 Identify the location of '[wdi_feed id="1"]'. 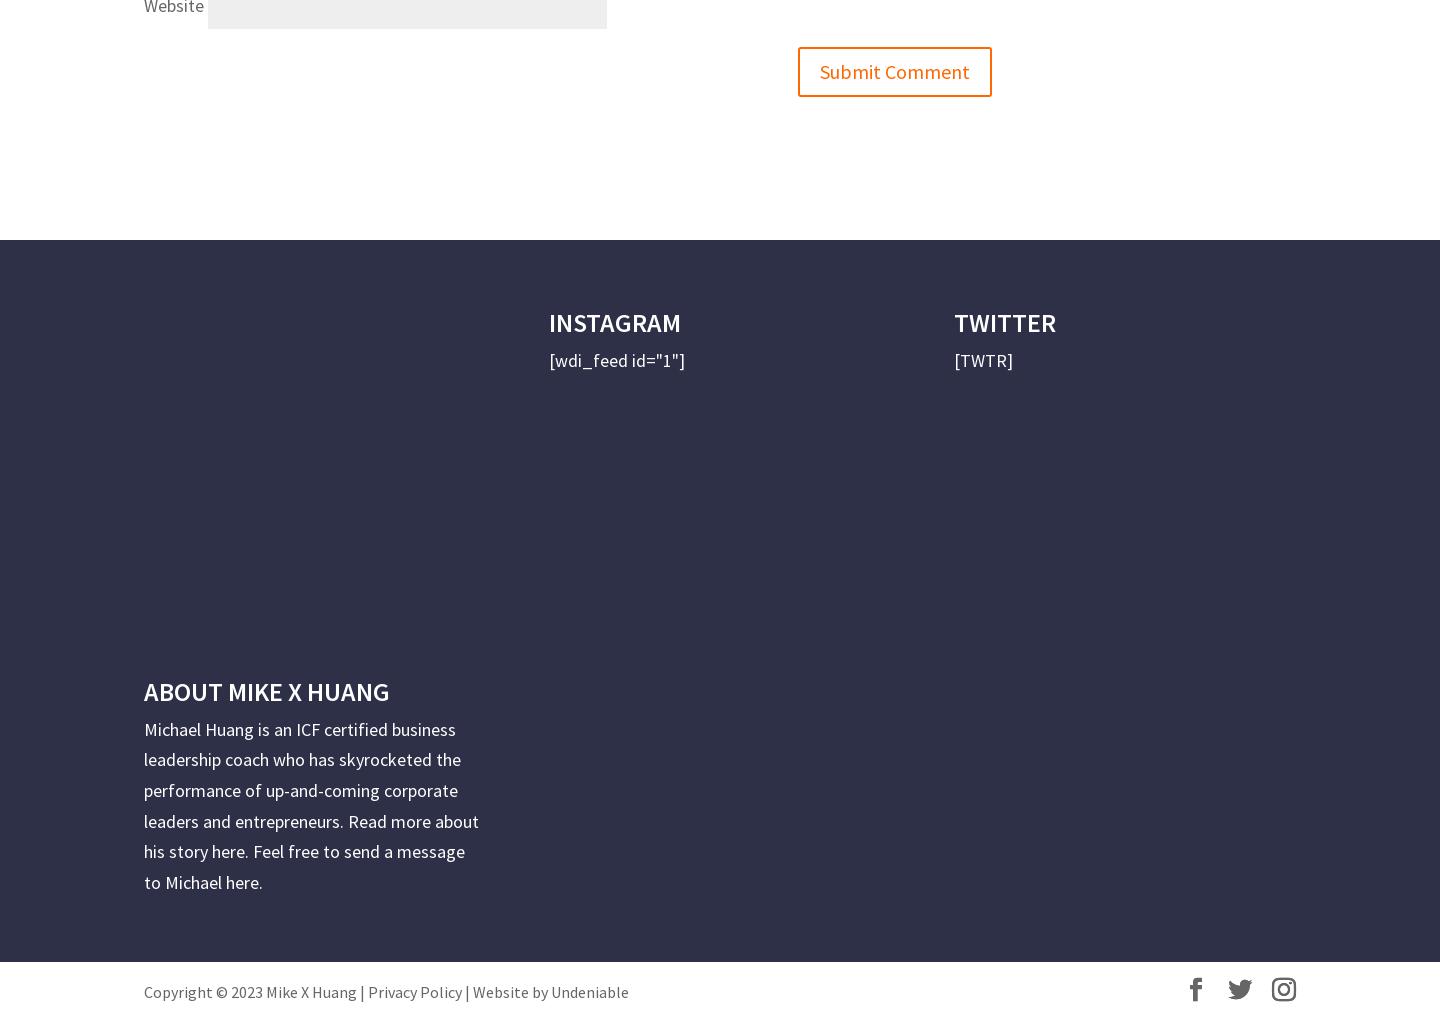
(616, 359).